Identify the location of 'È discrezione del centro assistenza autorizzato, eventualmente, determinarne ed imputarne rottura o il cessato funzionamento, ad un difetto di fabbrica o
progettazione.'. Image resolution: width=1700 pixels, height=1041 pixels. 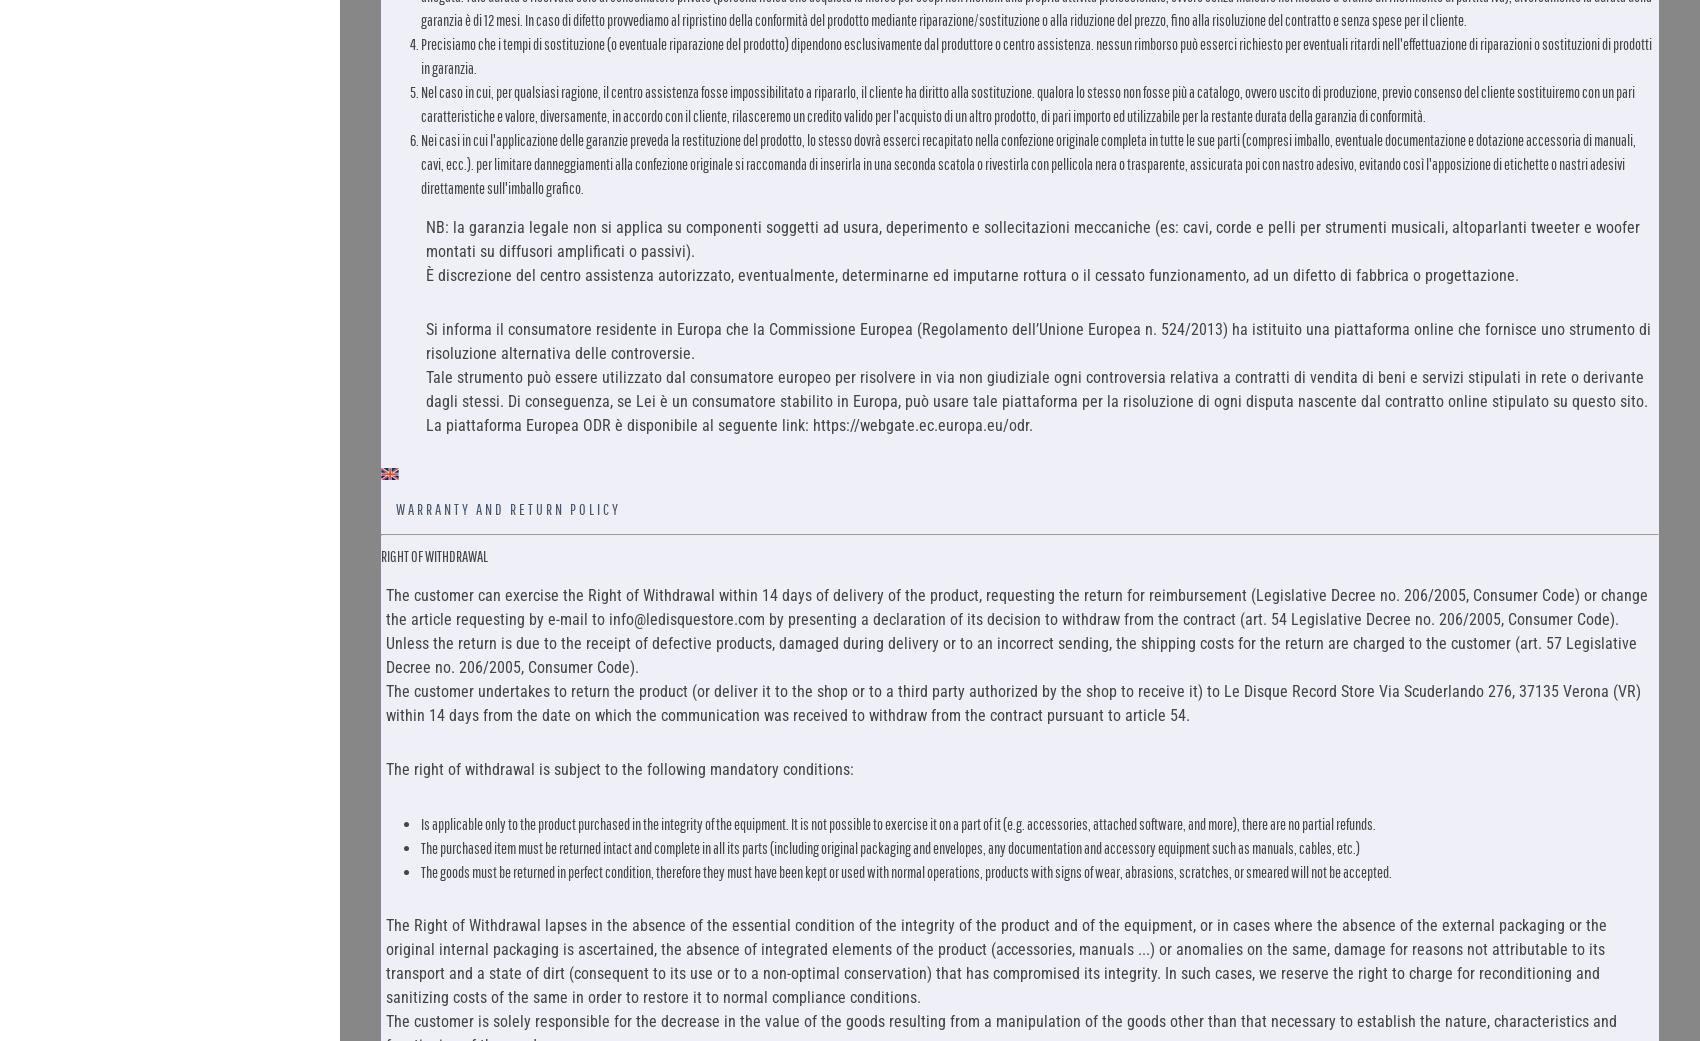
(970, 273).